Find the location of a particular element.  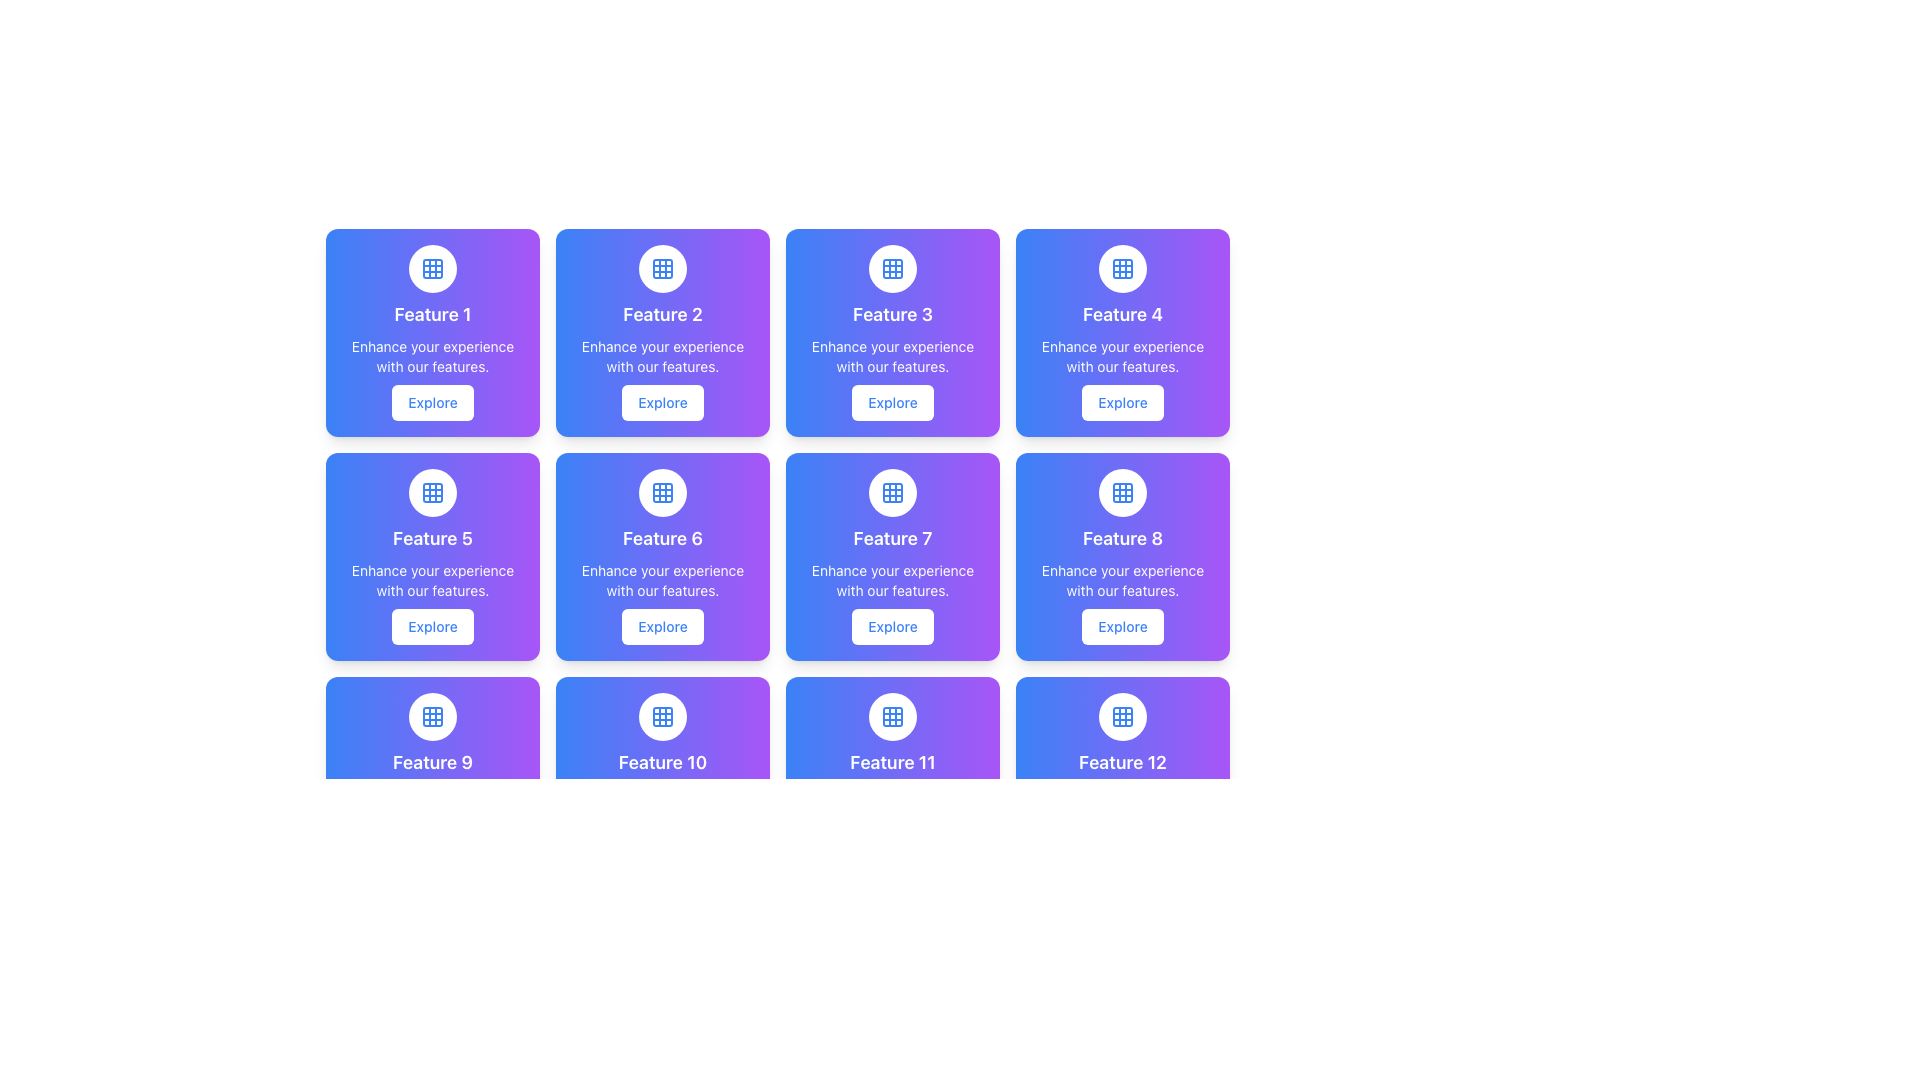

the graphical icon element which is located in the third column of the second row within a 3x3 grid layout inside the button of the feature card labeled 'Feature 7' is located at coordinates (891, 493).